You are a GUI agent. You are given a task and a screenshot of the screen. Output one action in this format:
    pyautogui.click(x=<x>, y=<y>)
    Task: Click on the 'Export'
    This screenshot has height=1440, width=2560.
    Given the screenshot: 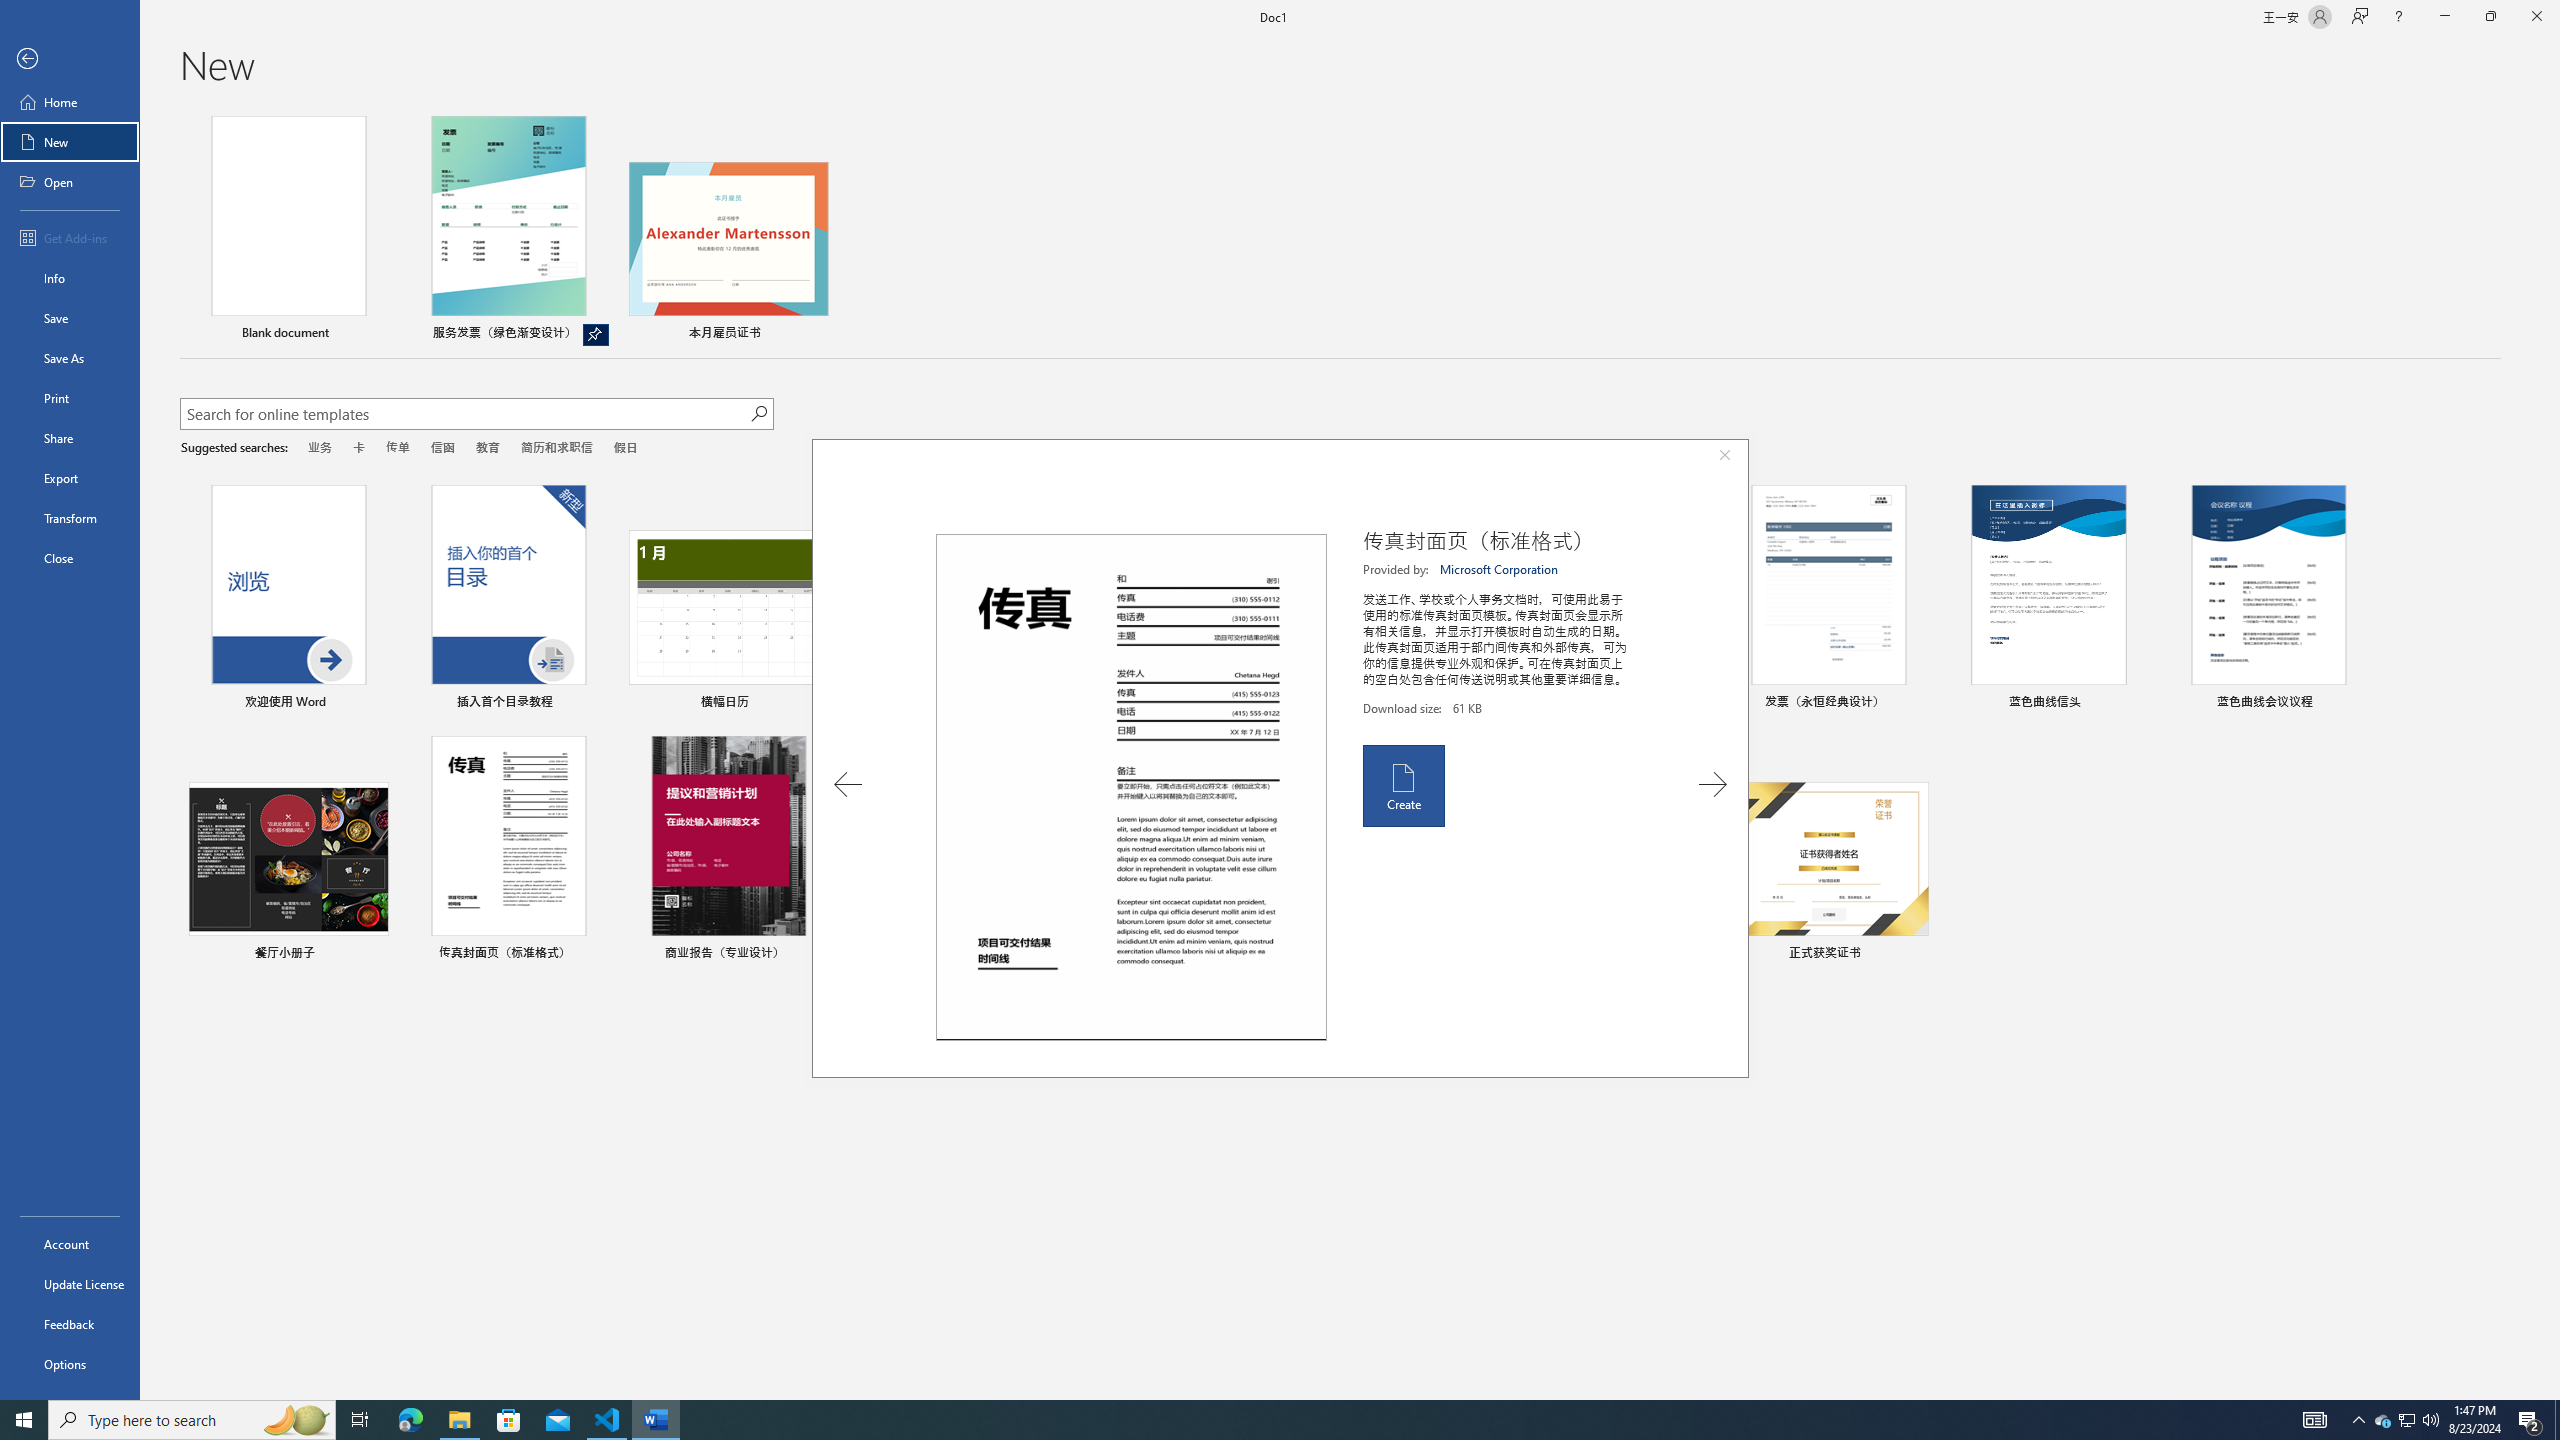 What is the action you would take?
    pyautogui.click(x=69, y=478)
    